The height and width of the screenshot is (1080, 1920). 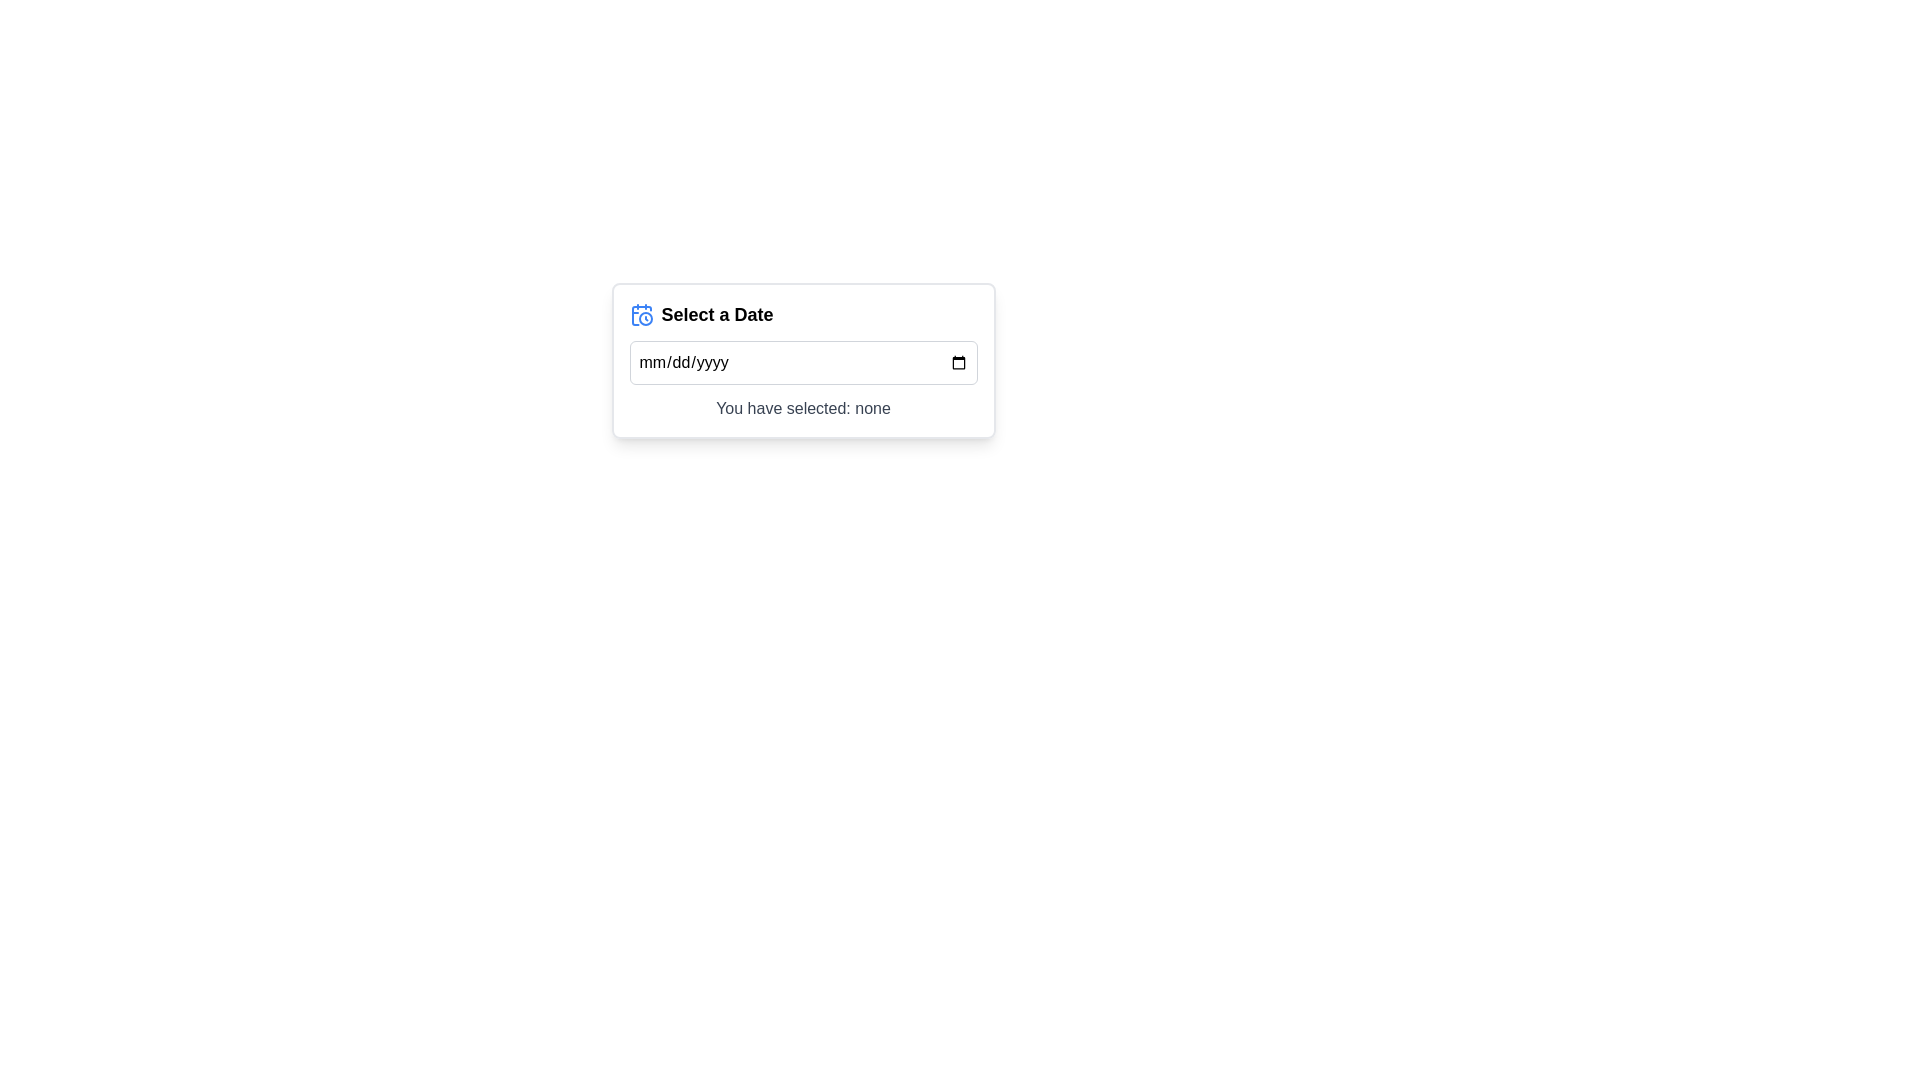 I want to click on the icon located to the left of the 'Select a Date' label, so click(x=641, y=315).